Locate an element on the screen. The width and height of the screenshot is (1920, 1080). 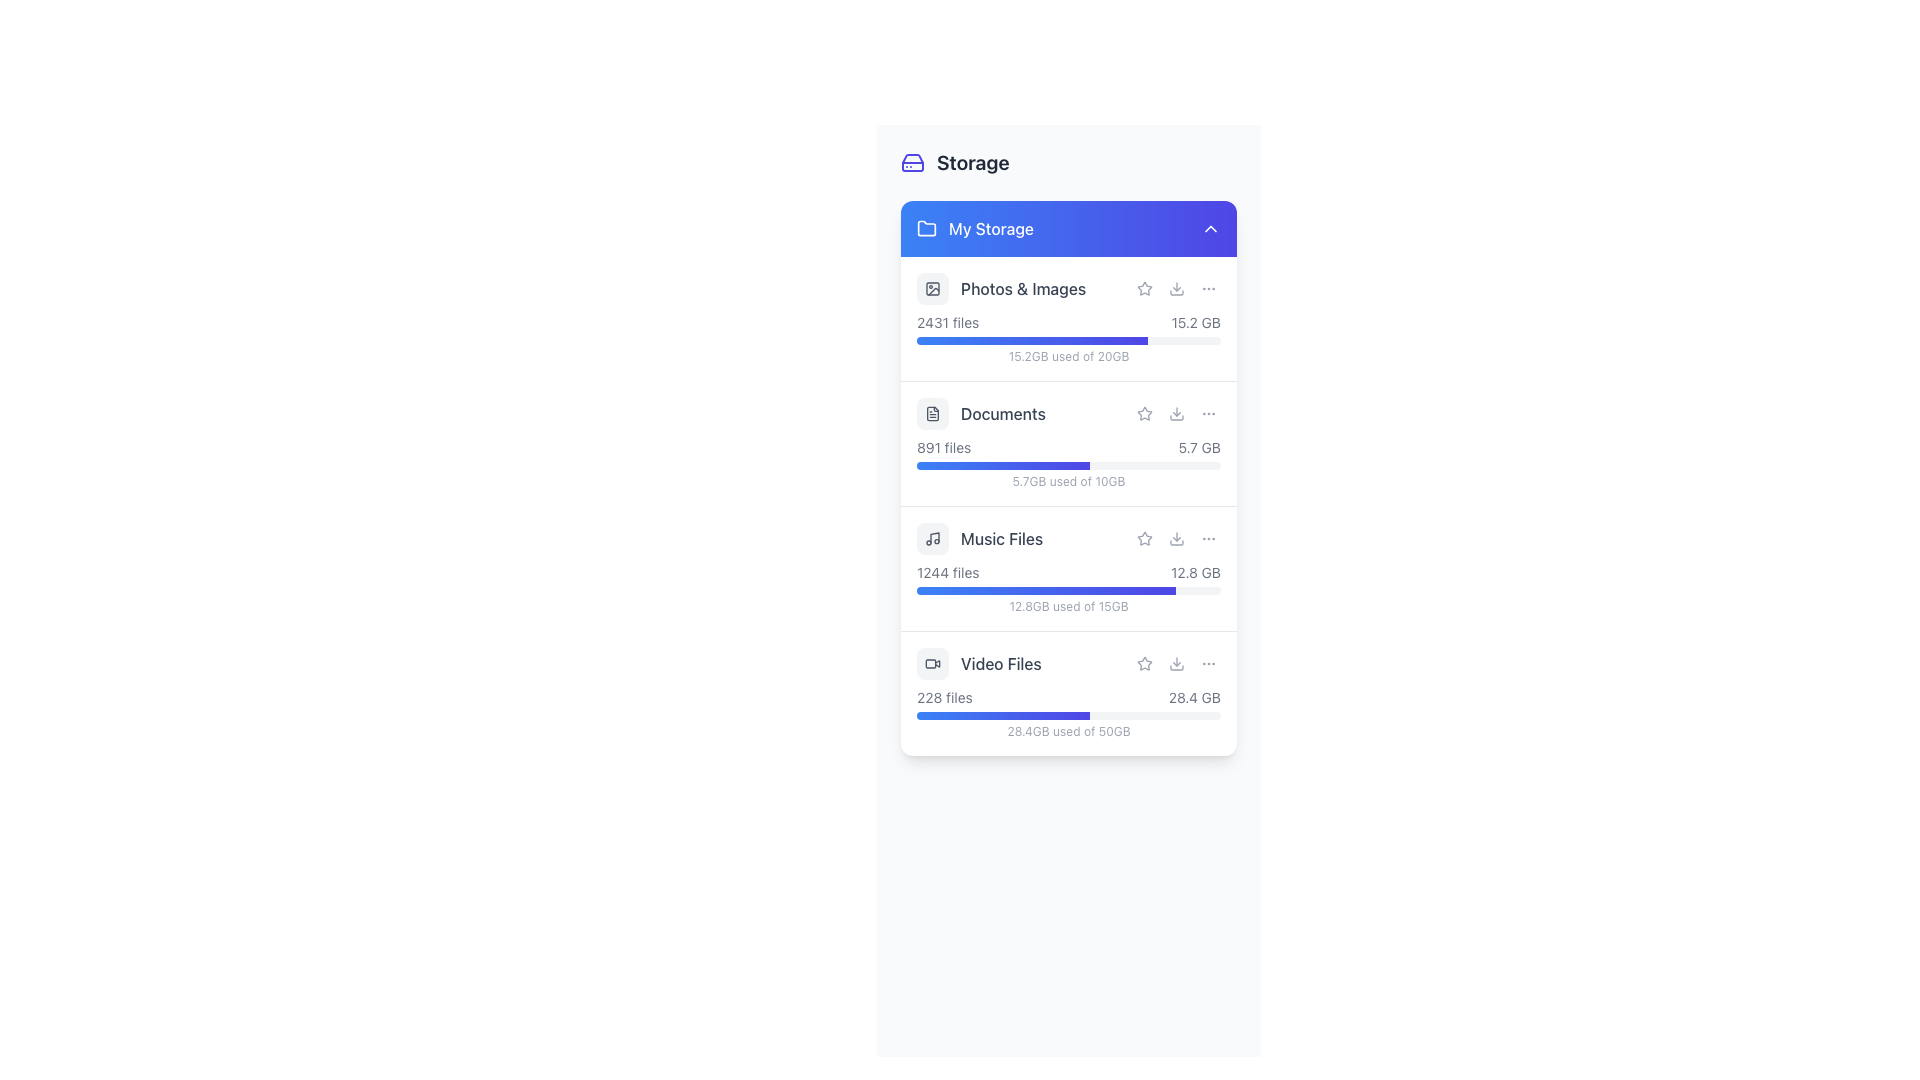
the circular download button with a gray outline is located at coordinates (1176, 663).